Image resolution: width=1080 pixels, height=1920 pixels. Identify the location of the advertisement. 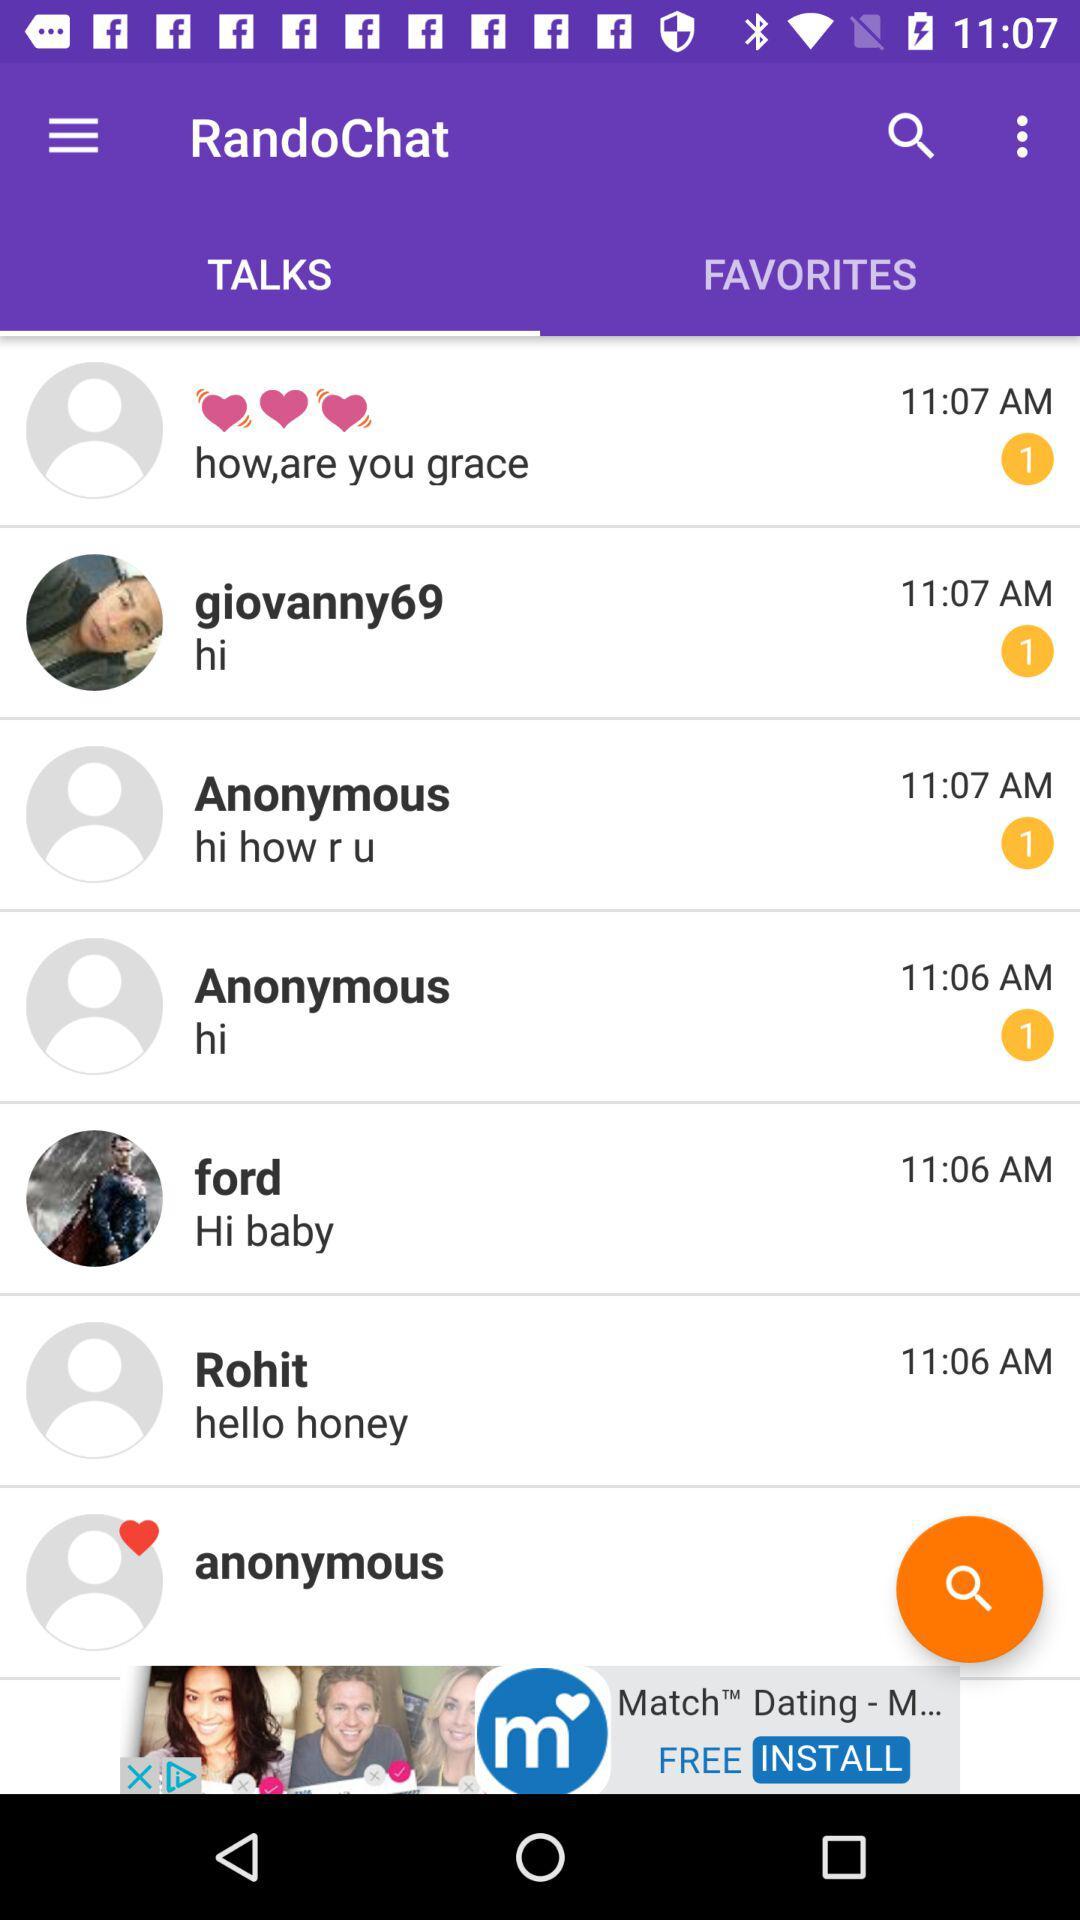
(540, 1727).